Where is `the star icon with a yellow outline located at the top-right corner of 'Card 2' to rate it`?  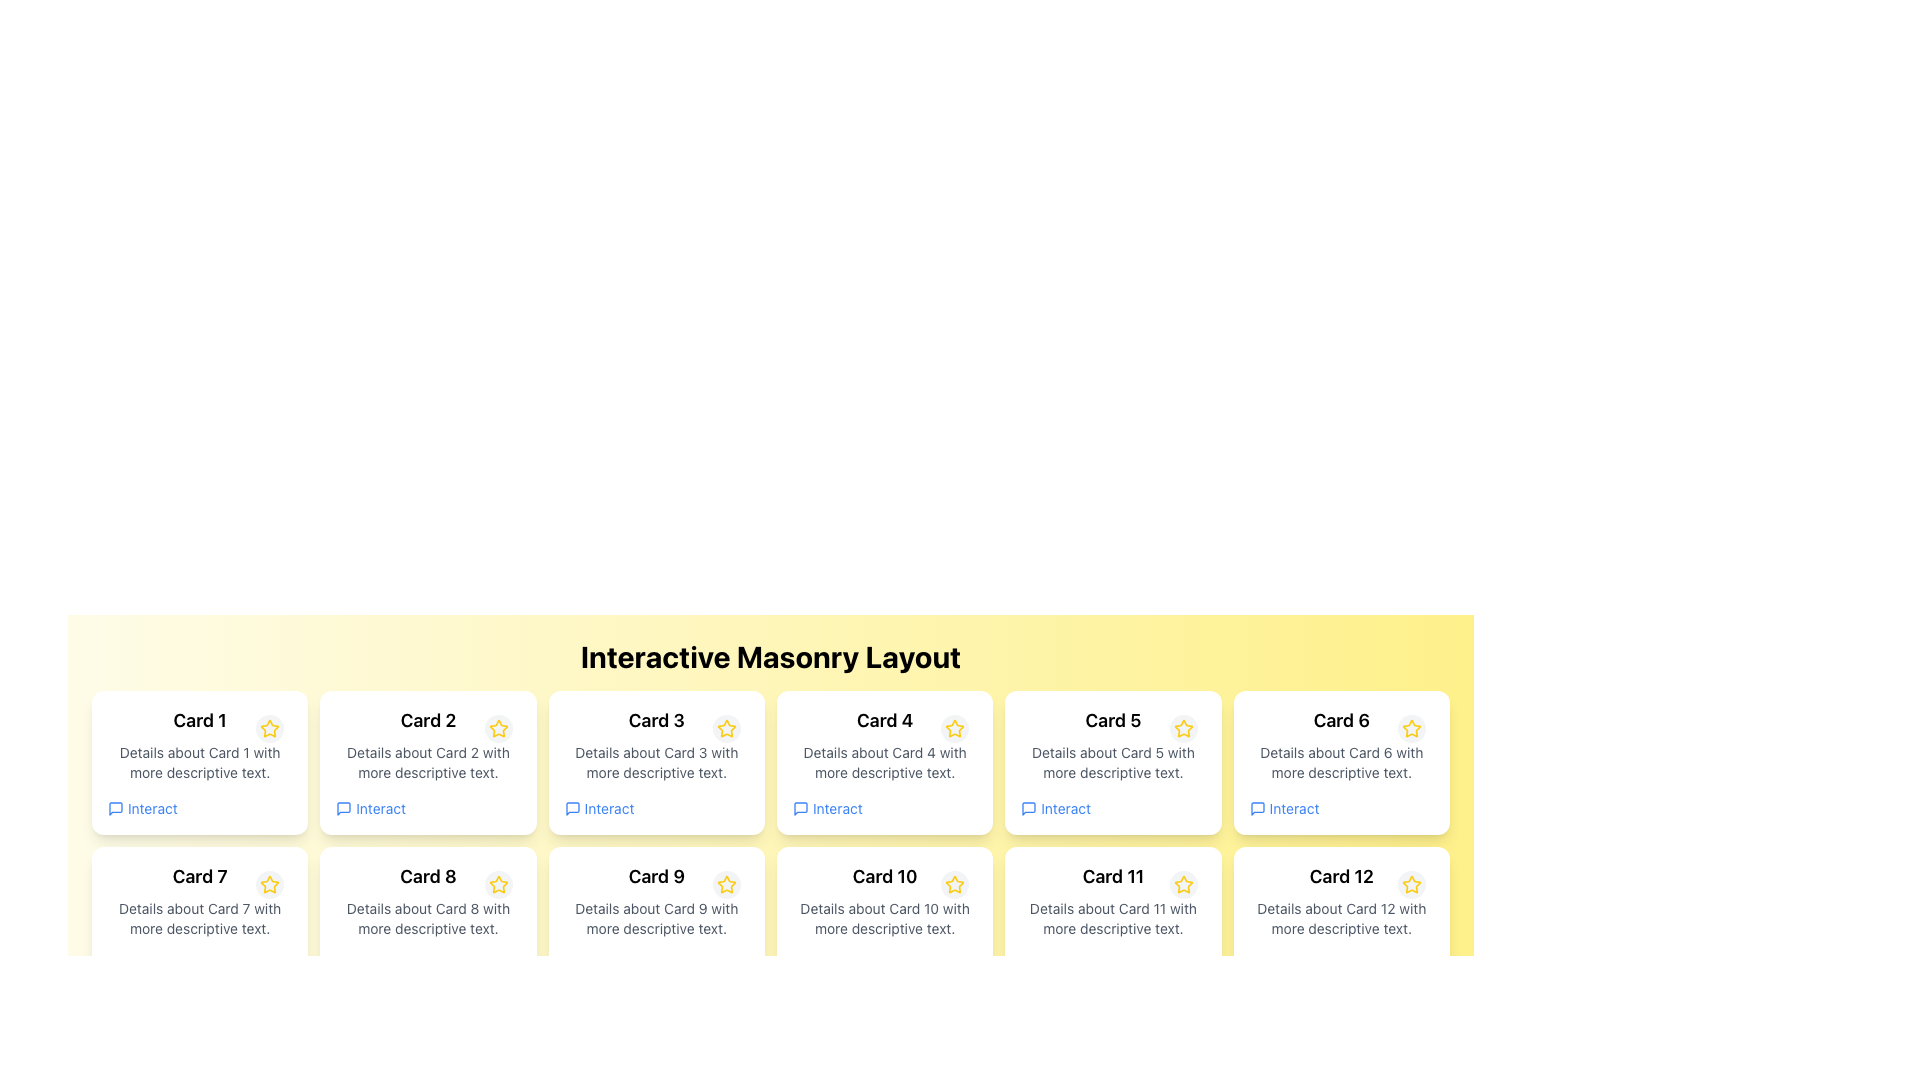
the star icon with a yellow outline located at the top-right corner of 'Card 2' to rate it is located at coordinates (498, 729).